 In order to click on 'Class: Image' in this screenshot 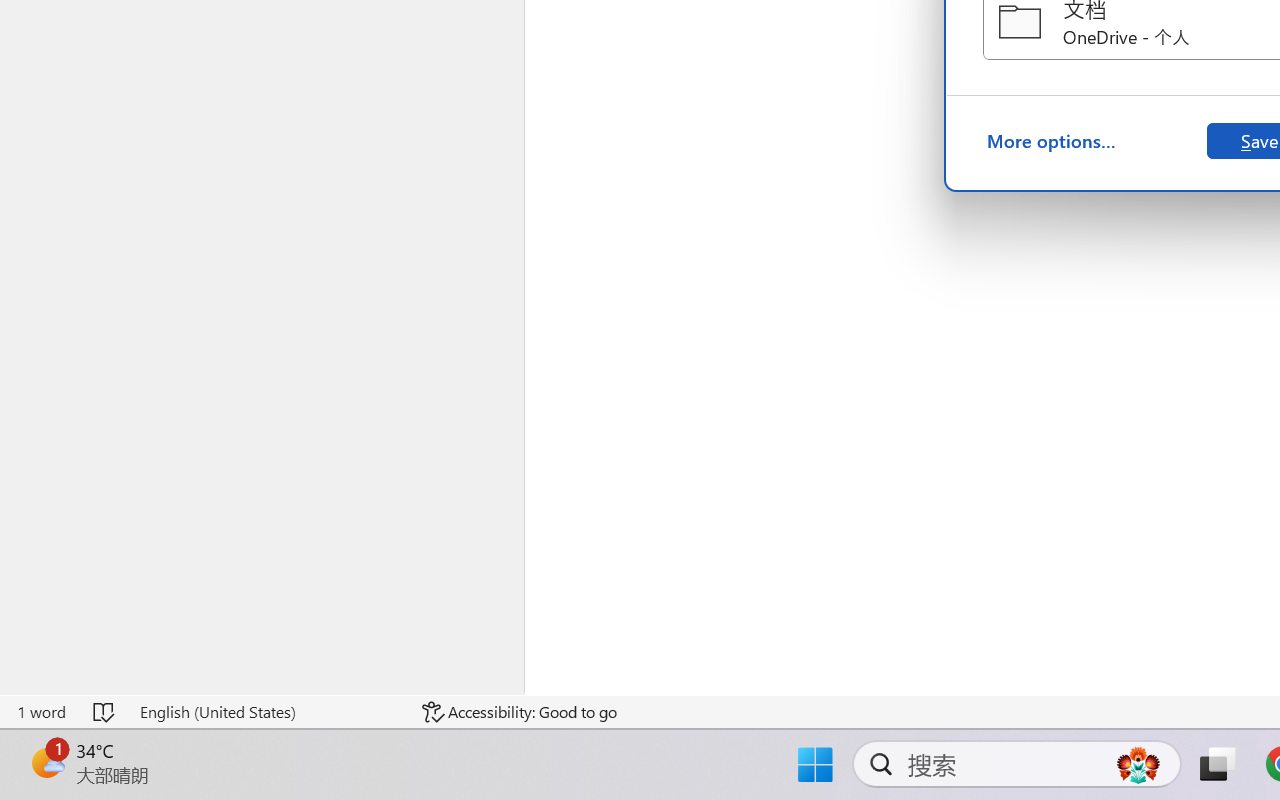, I will do `click(46, 743)`.